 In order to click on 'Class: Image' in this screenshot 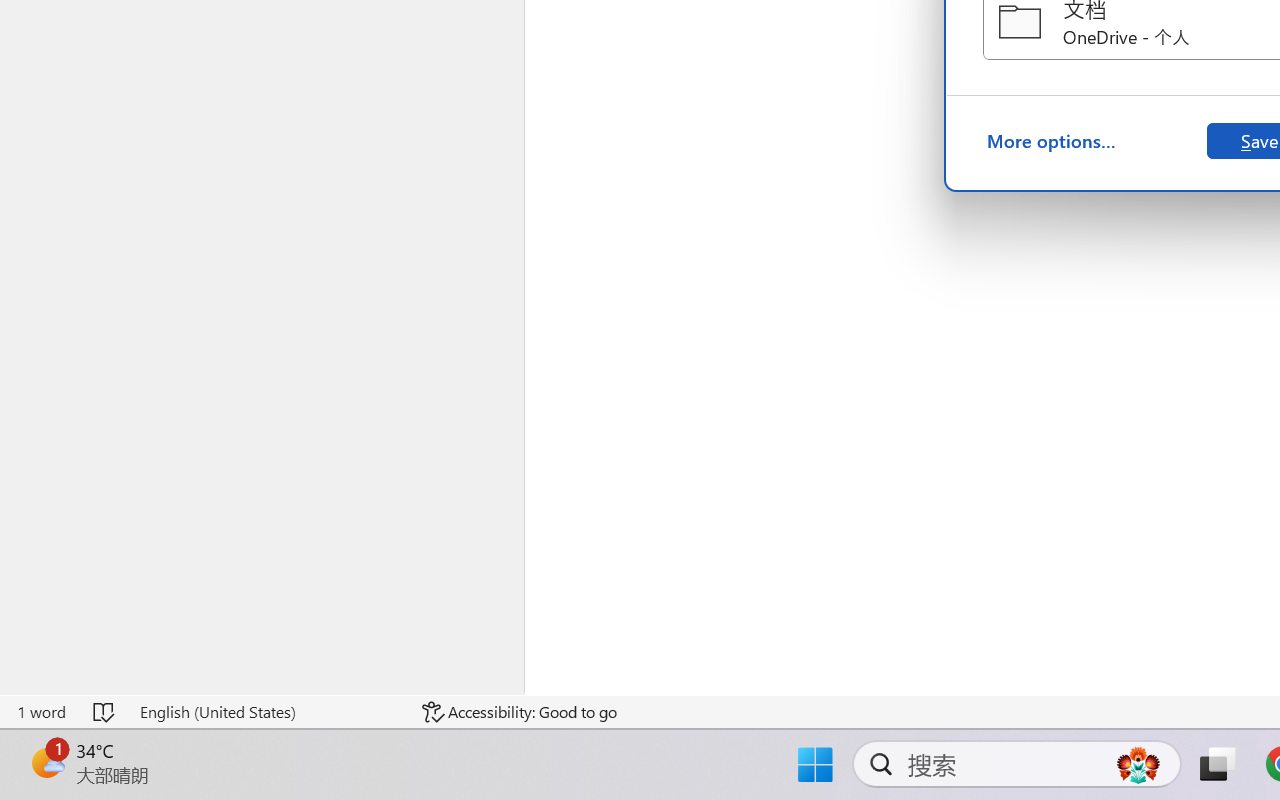, I will do `click(46, 743)`.